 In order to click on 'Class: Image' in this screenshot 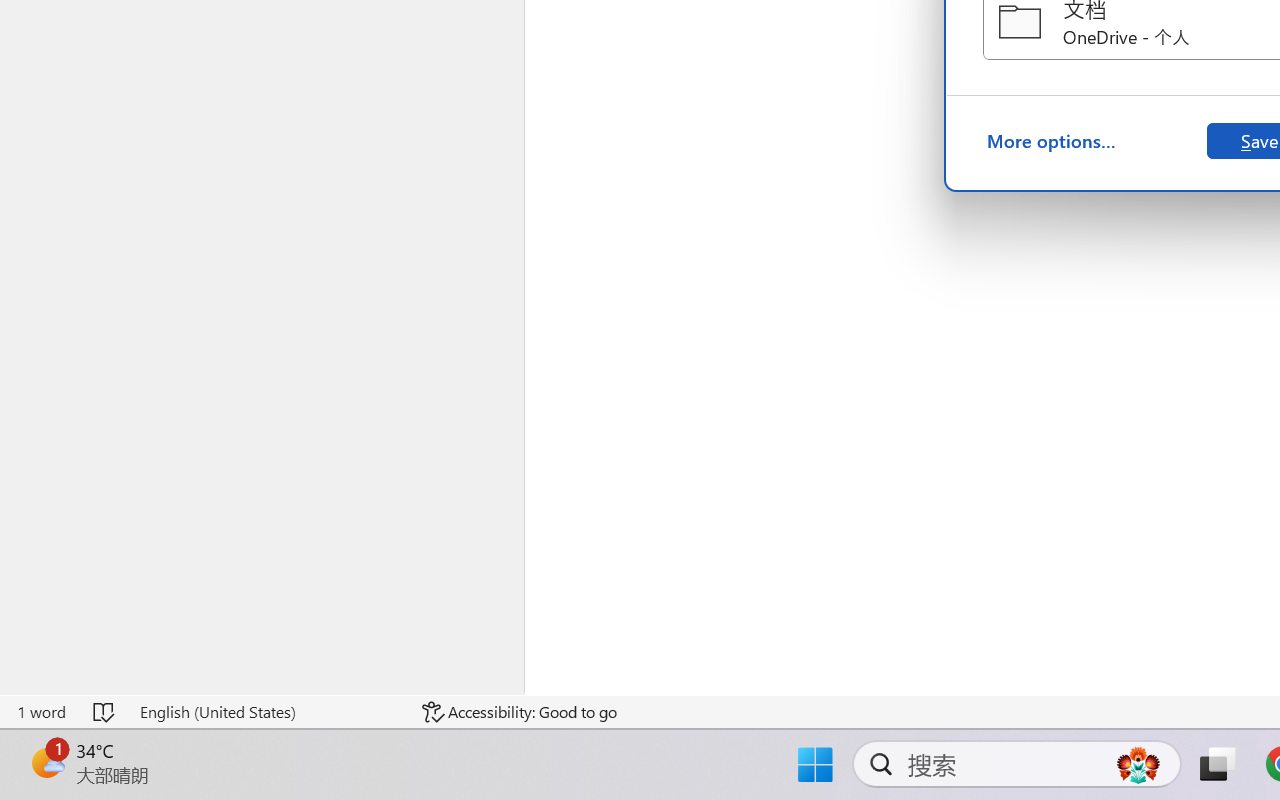, I will do `click(46, 743)`.